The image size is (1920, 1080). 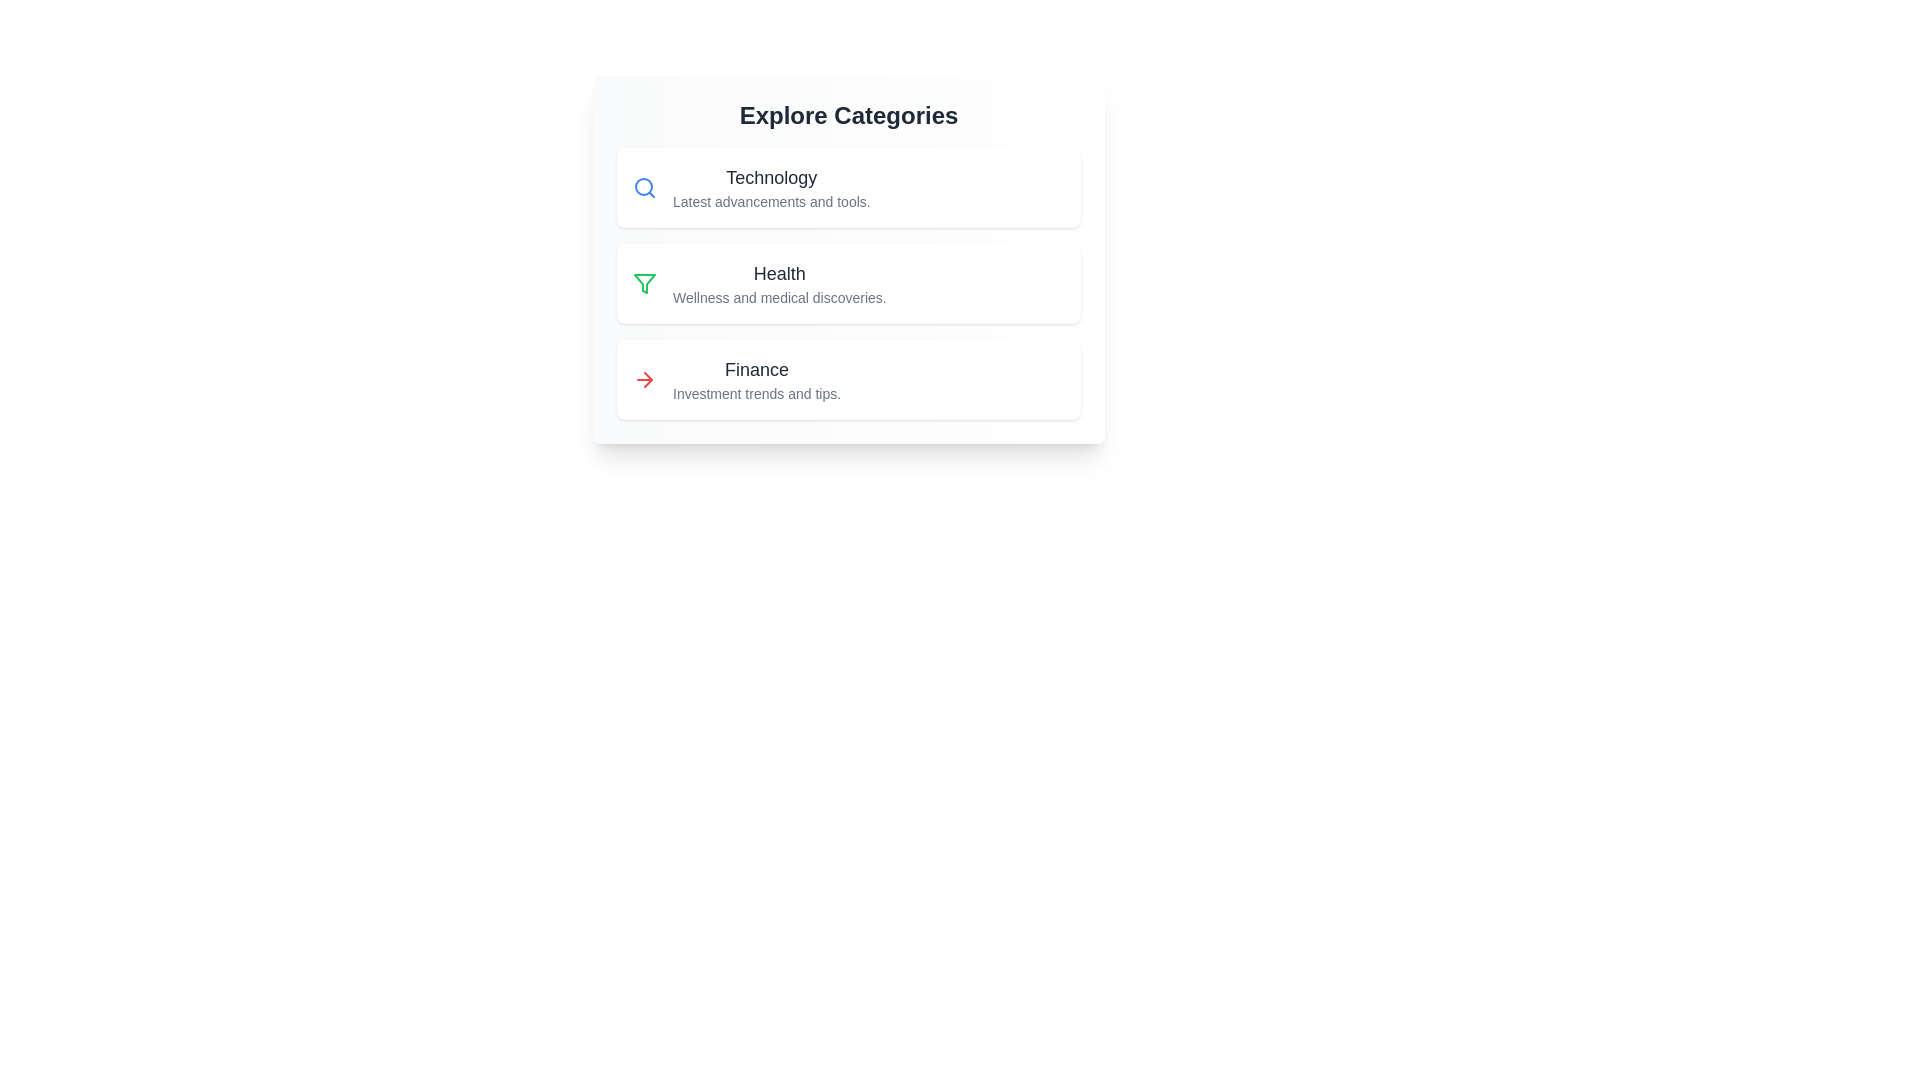 I want to click on the icon associated with the category Technology, so click(x=644, y=188).